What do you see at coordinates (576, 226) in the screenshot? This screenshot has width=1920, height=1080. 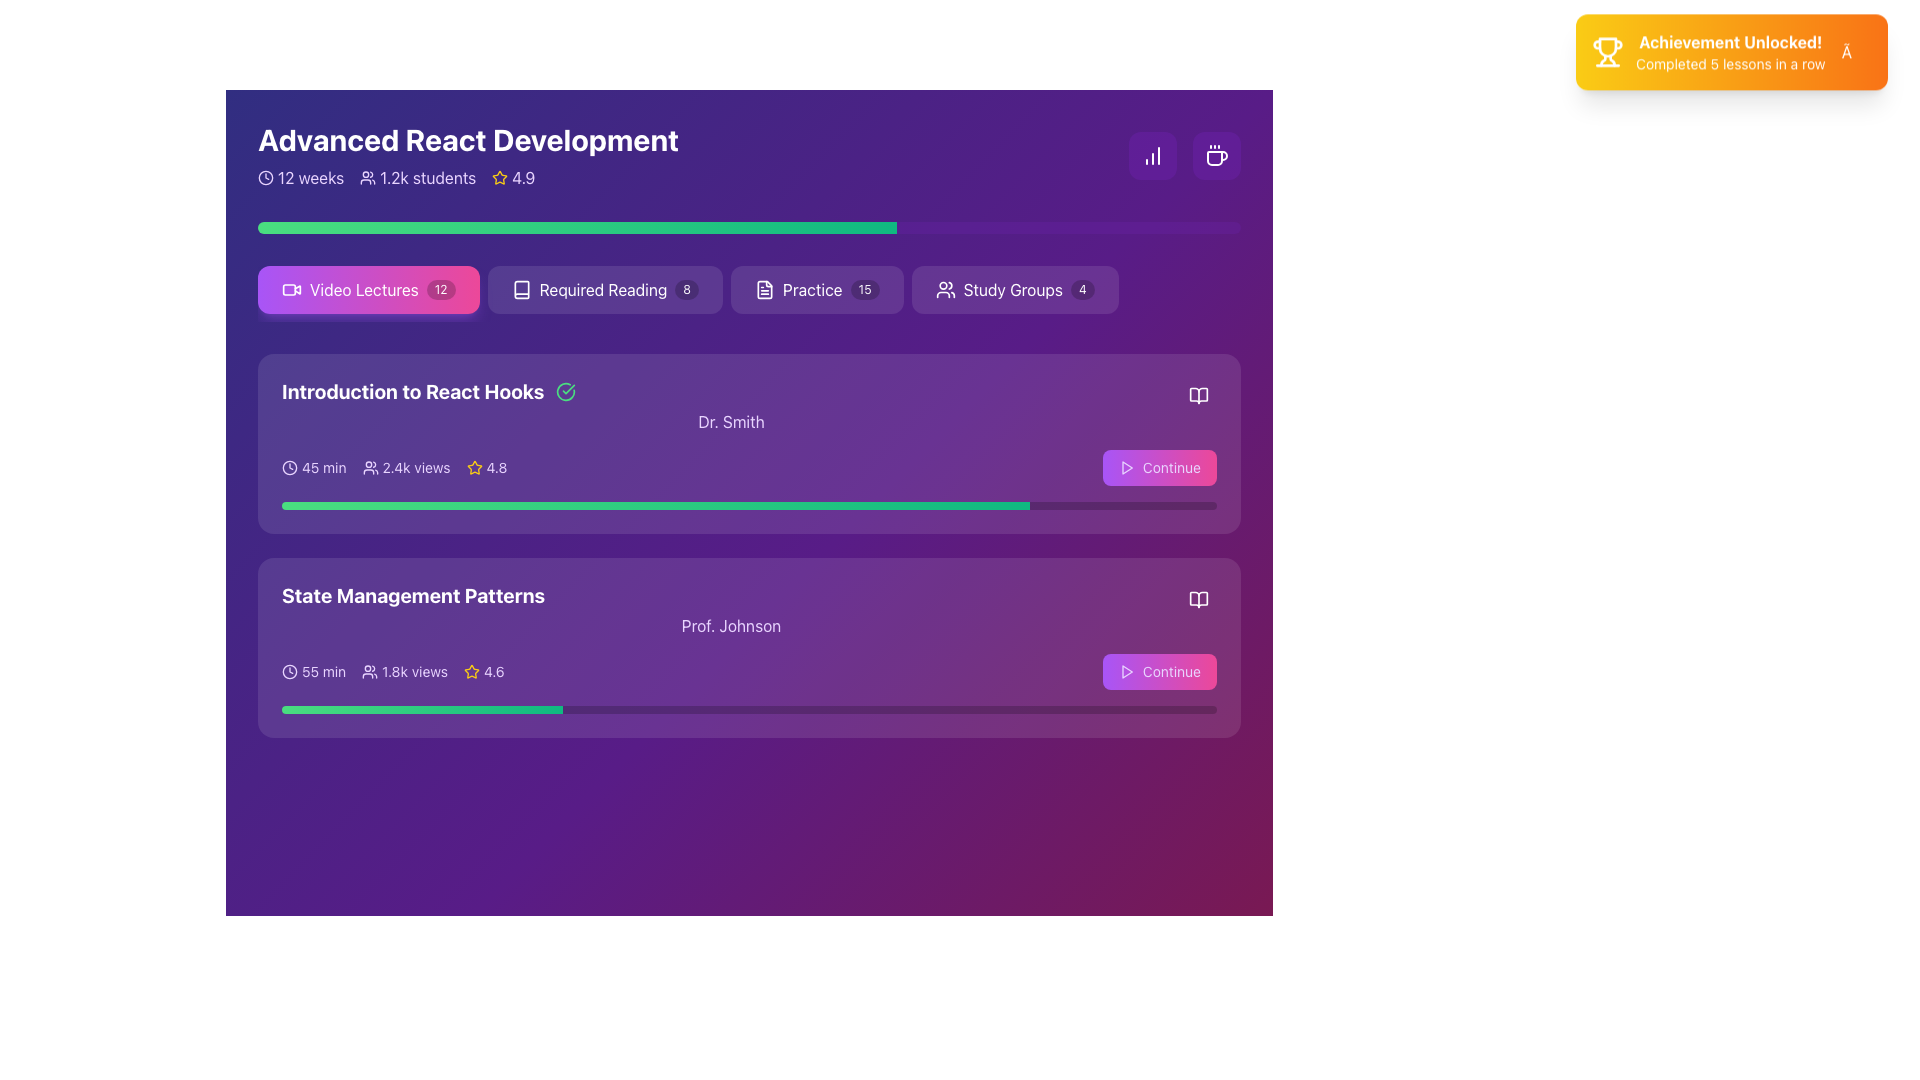 I see `the progress bar segment styled with a gradient transitioning from green to emerald, located beneath the 'Advanced React Development' title` at bounding box center [576, 226].